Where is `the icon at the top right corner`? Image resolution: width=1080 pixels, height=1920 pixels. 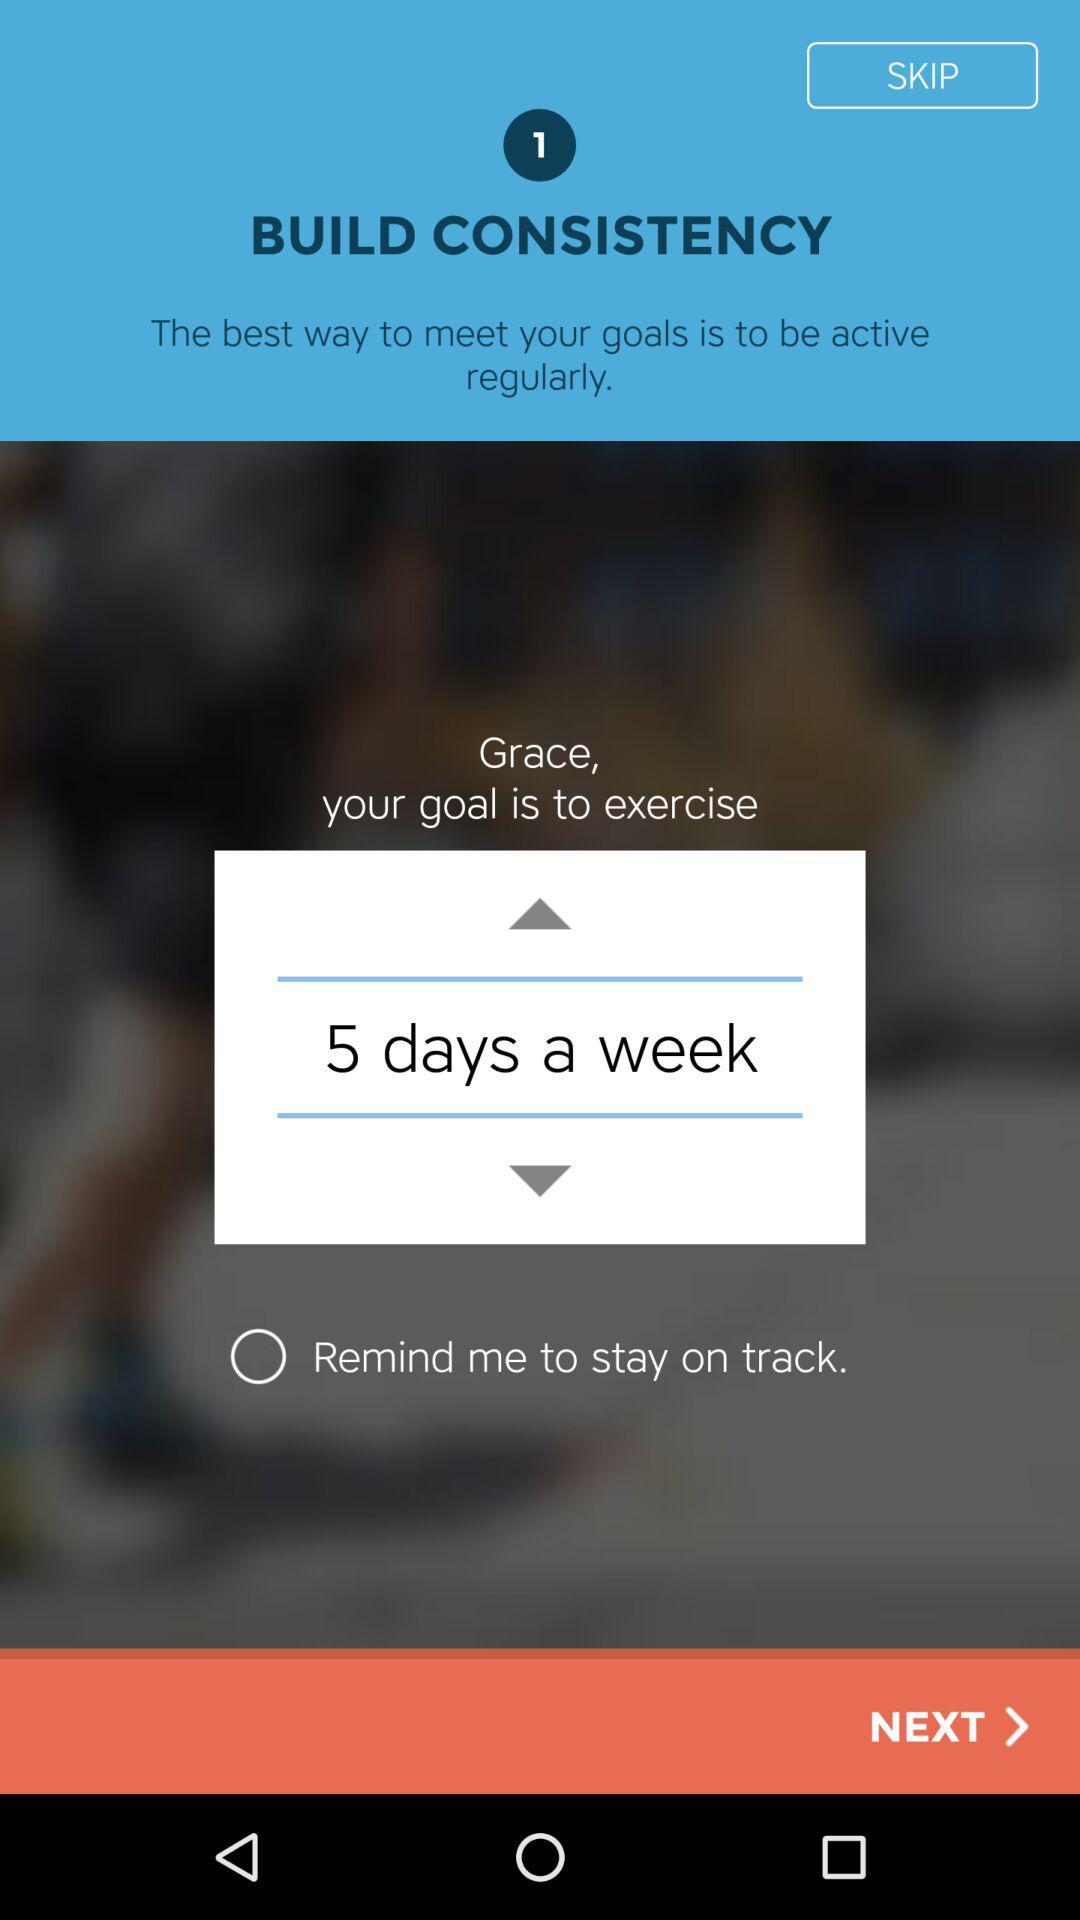 the icon at the top right corner is located at coordinates (922, 75).